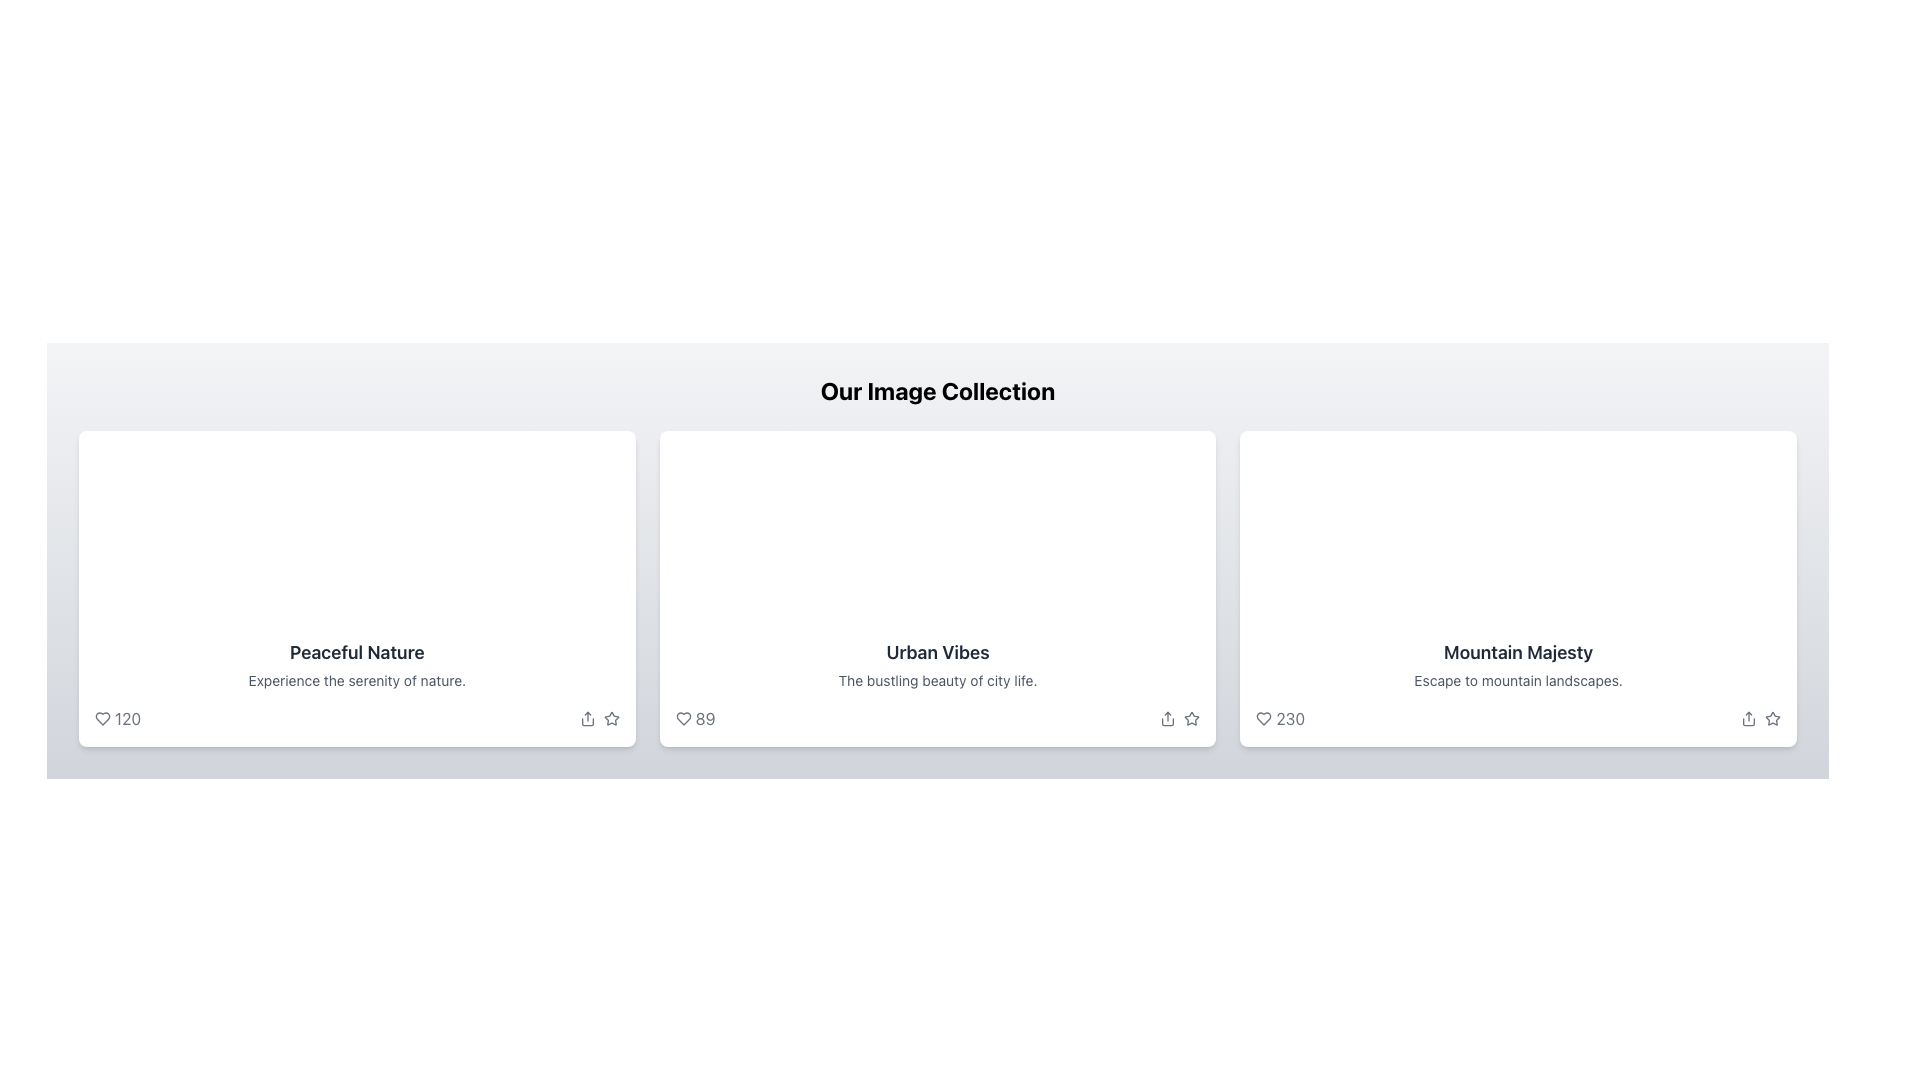 The image size is (1920, 1080). I want to click on the heart-shaped icon with a thin outline and hollow center located to the left of the number '230' in the bottom-right section of the 'Mountain Majesty' card, so click(1263, 717).